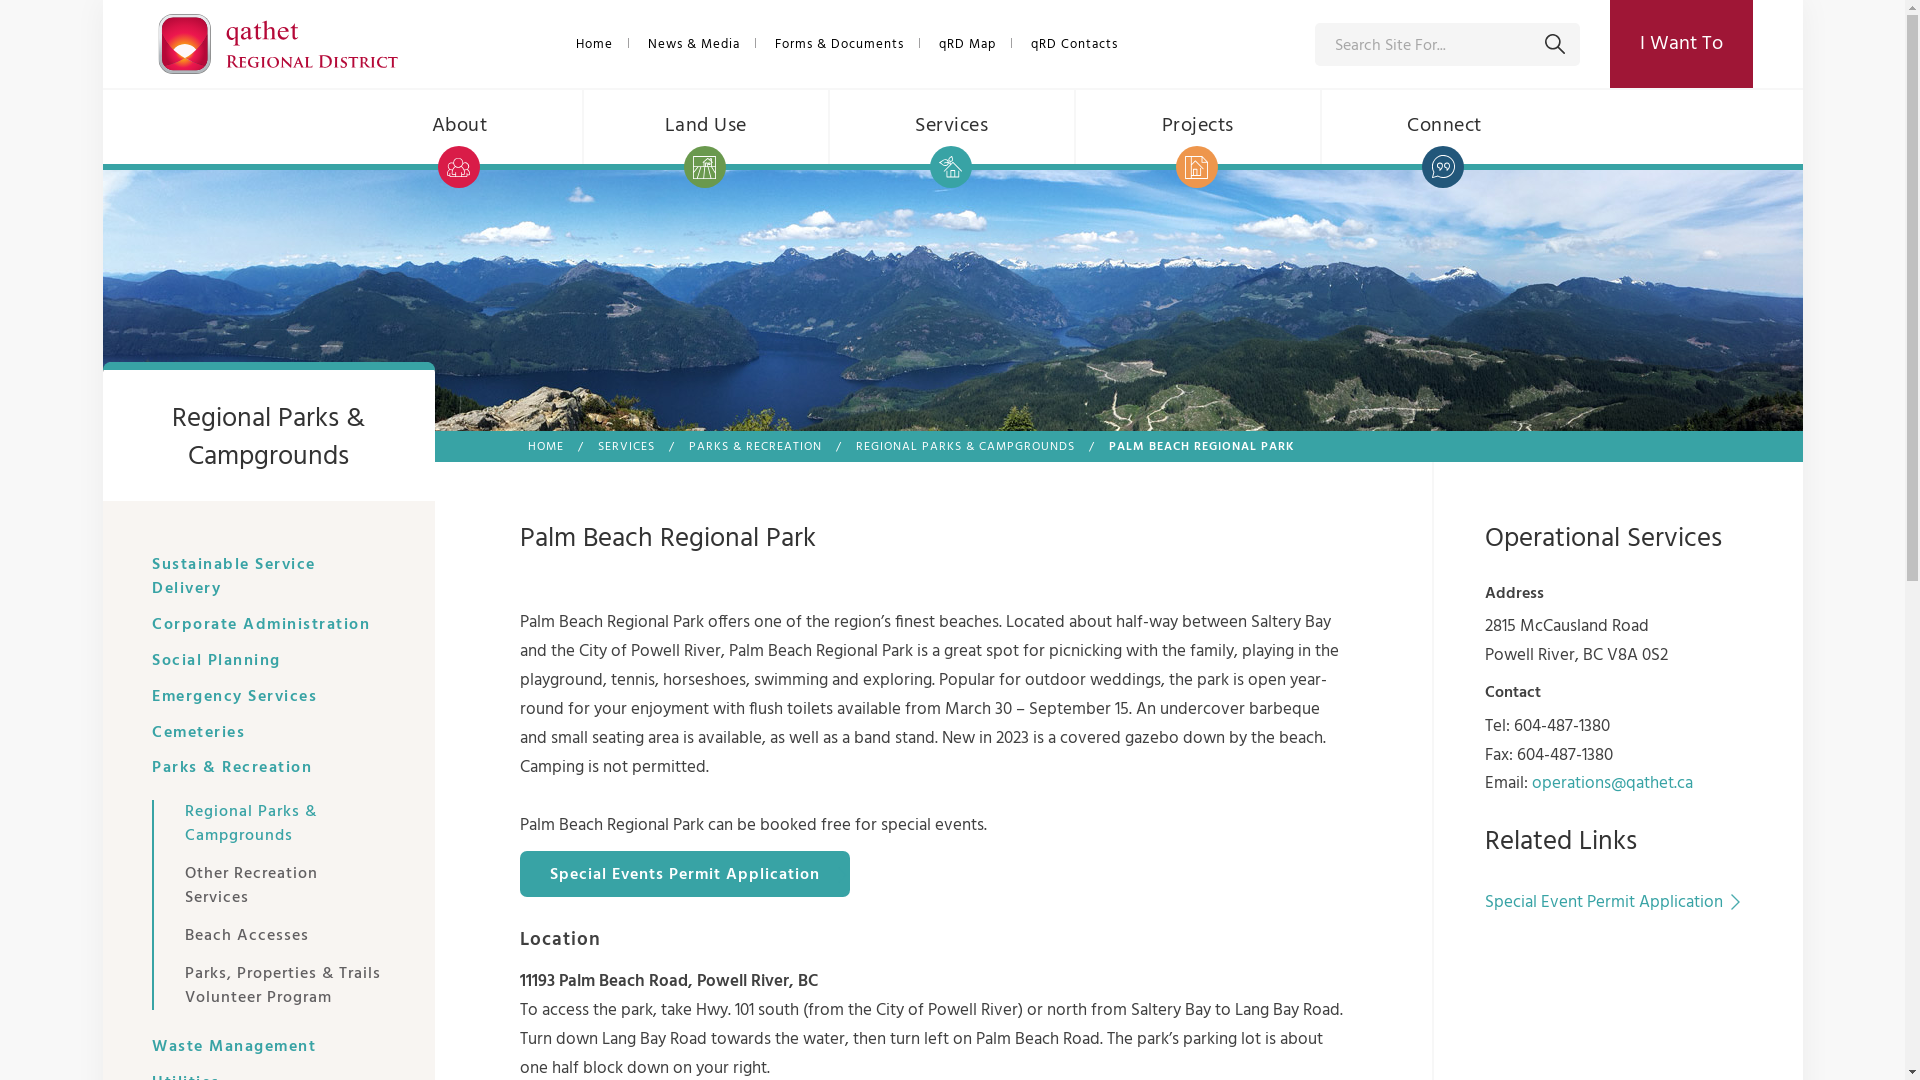  I want to click on 'Cemeteries', so click(151, 732).